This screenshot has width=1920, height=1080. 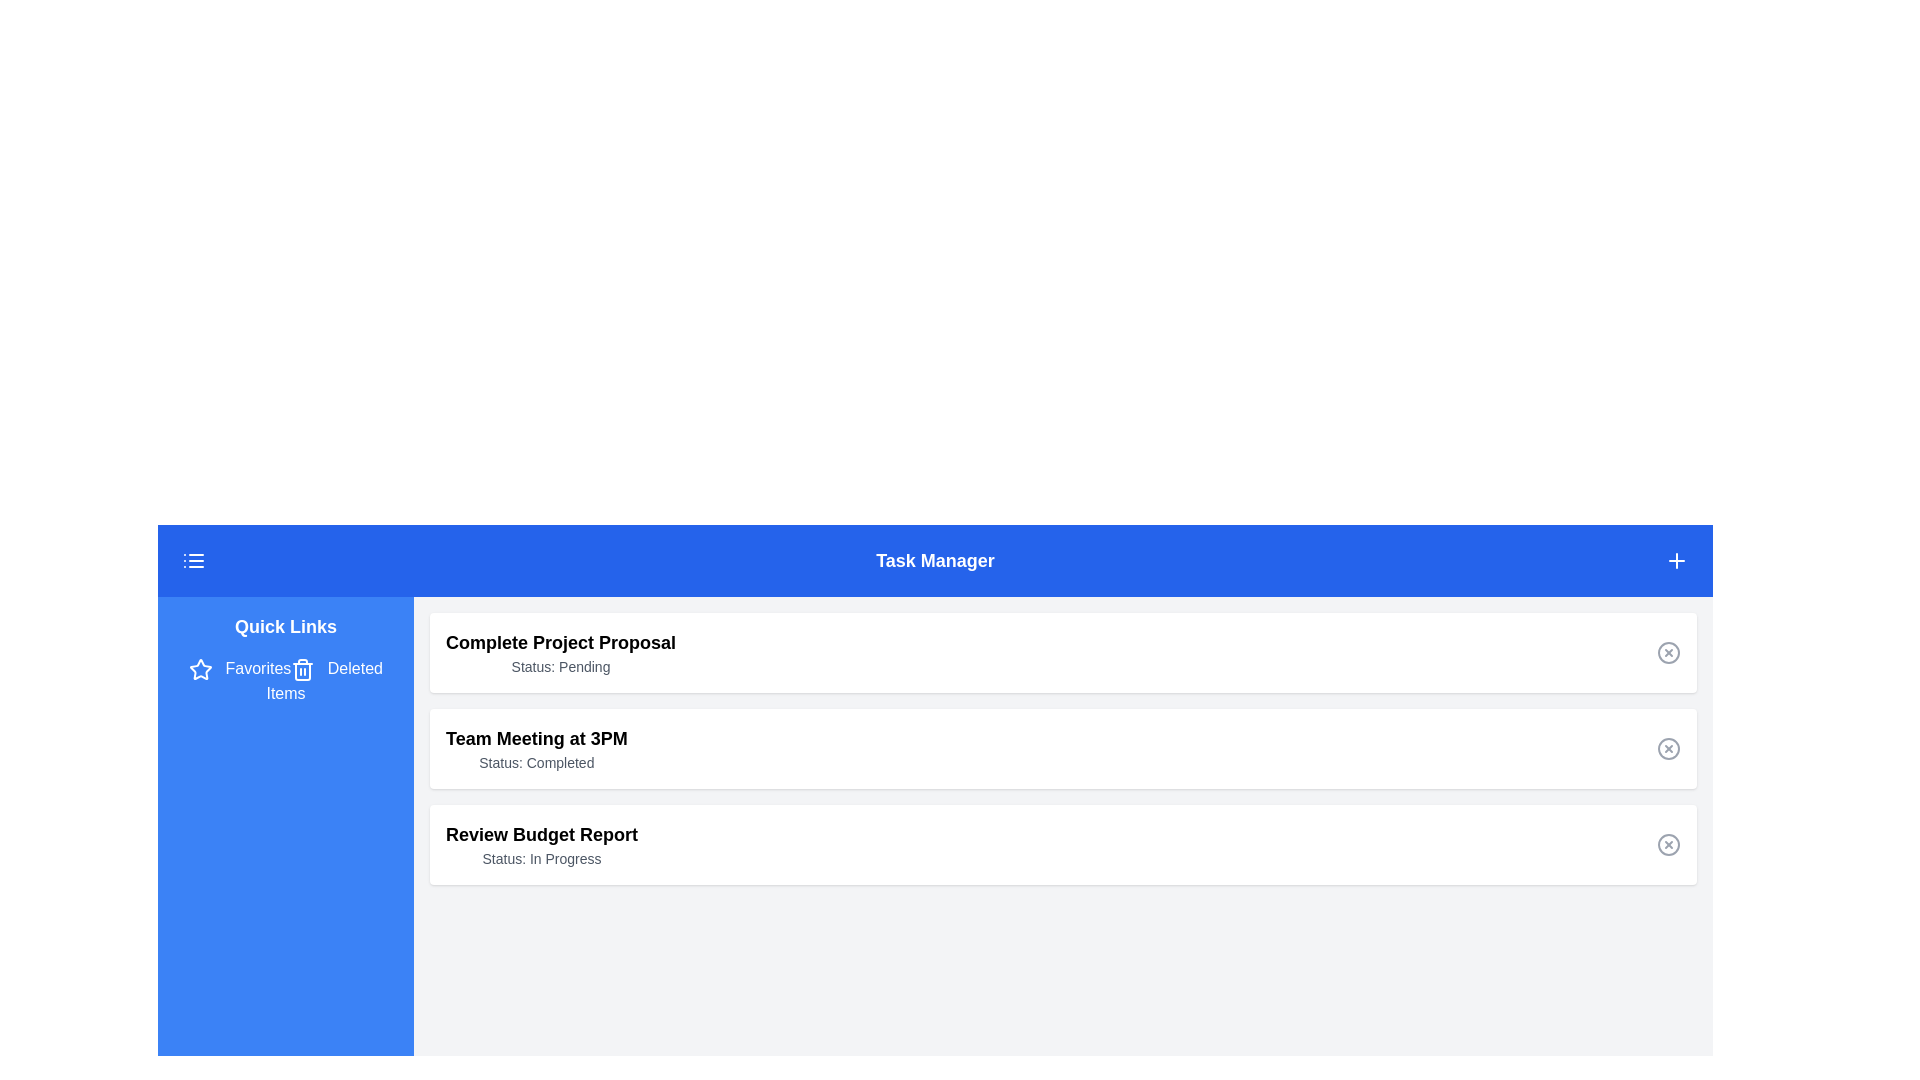 What do you see at coordinates (302, 669) in the screenshot?
I see `the trash can icon located in the Quick Links section of the blue navigation panel` at bounding box center [302, 669].